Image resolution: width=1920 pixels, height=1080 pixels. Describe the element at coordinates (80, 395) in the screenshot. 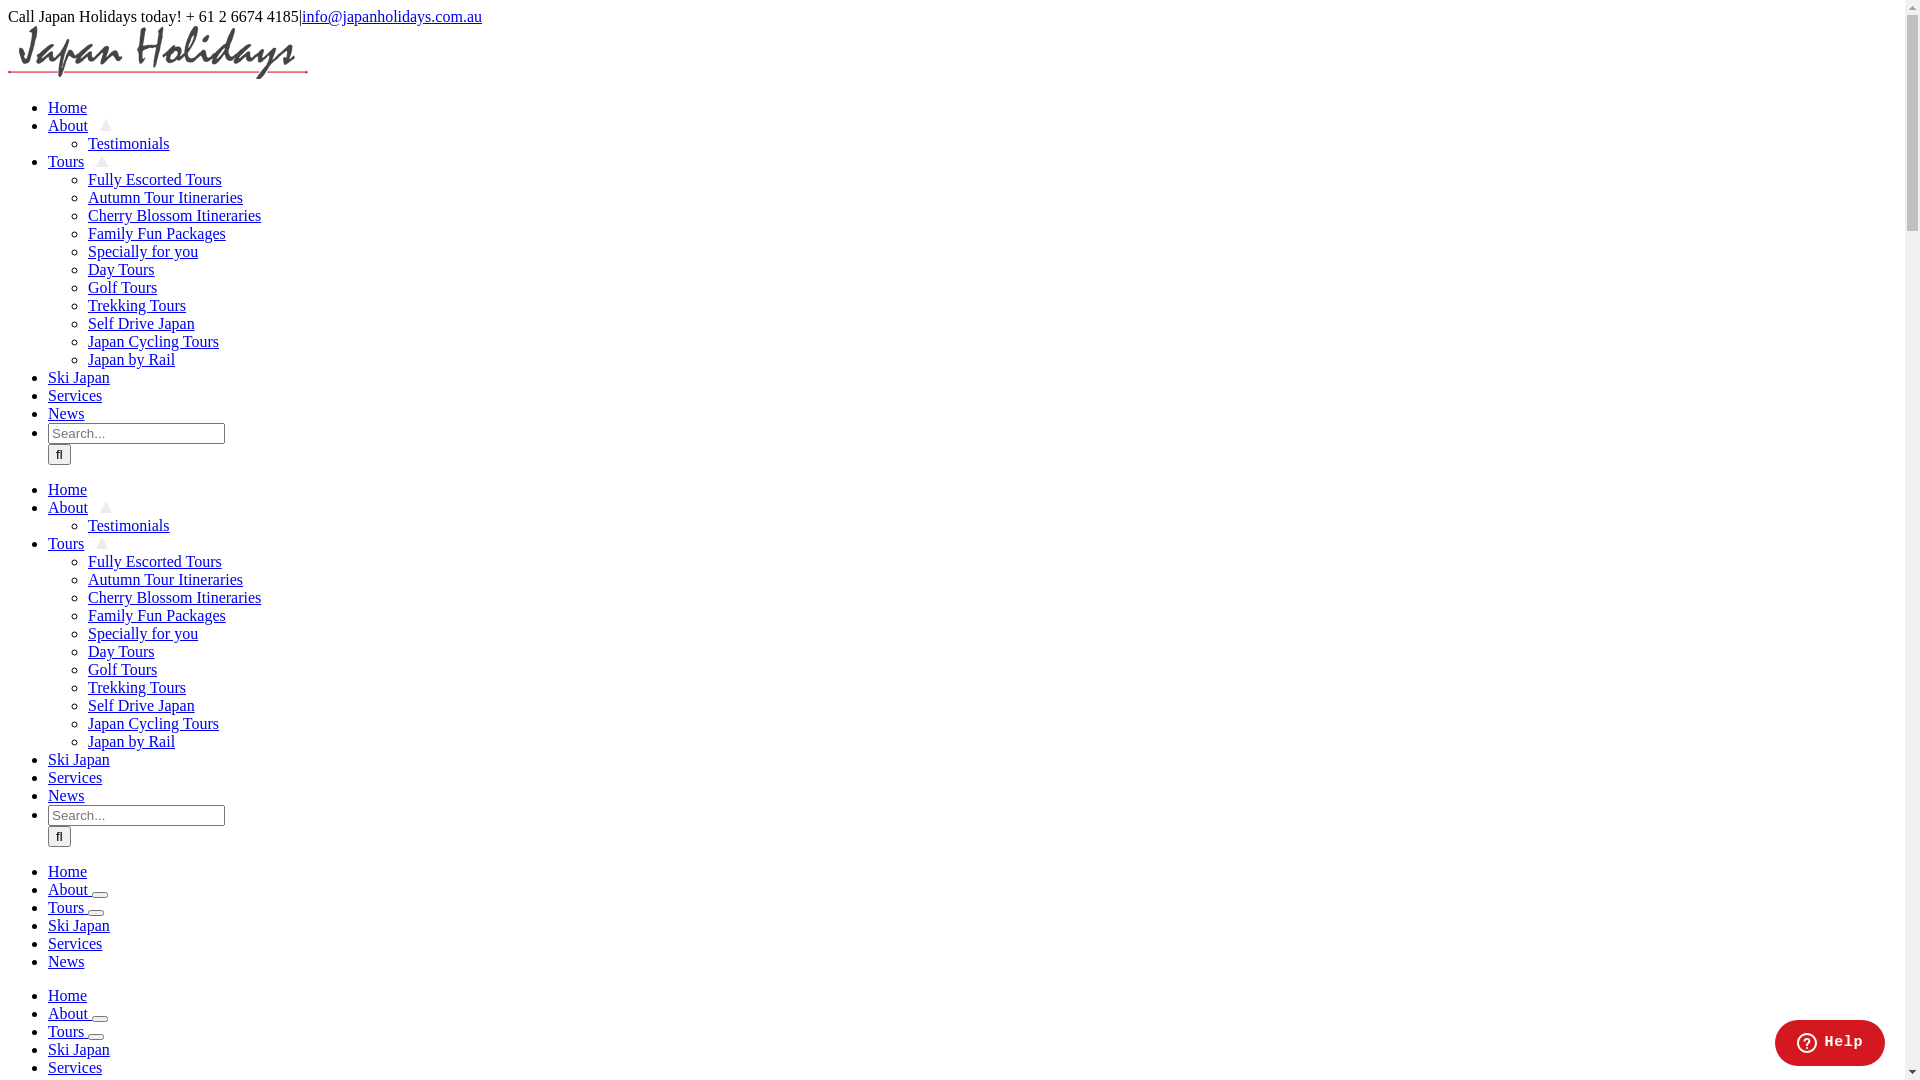

I see `'Services'` at that location.